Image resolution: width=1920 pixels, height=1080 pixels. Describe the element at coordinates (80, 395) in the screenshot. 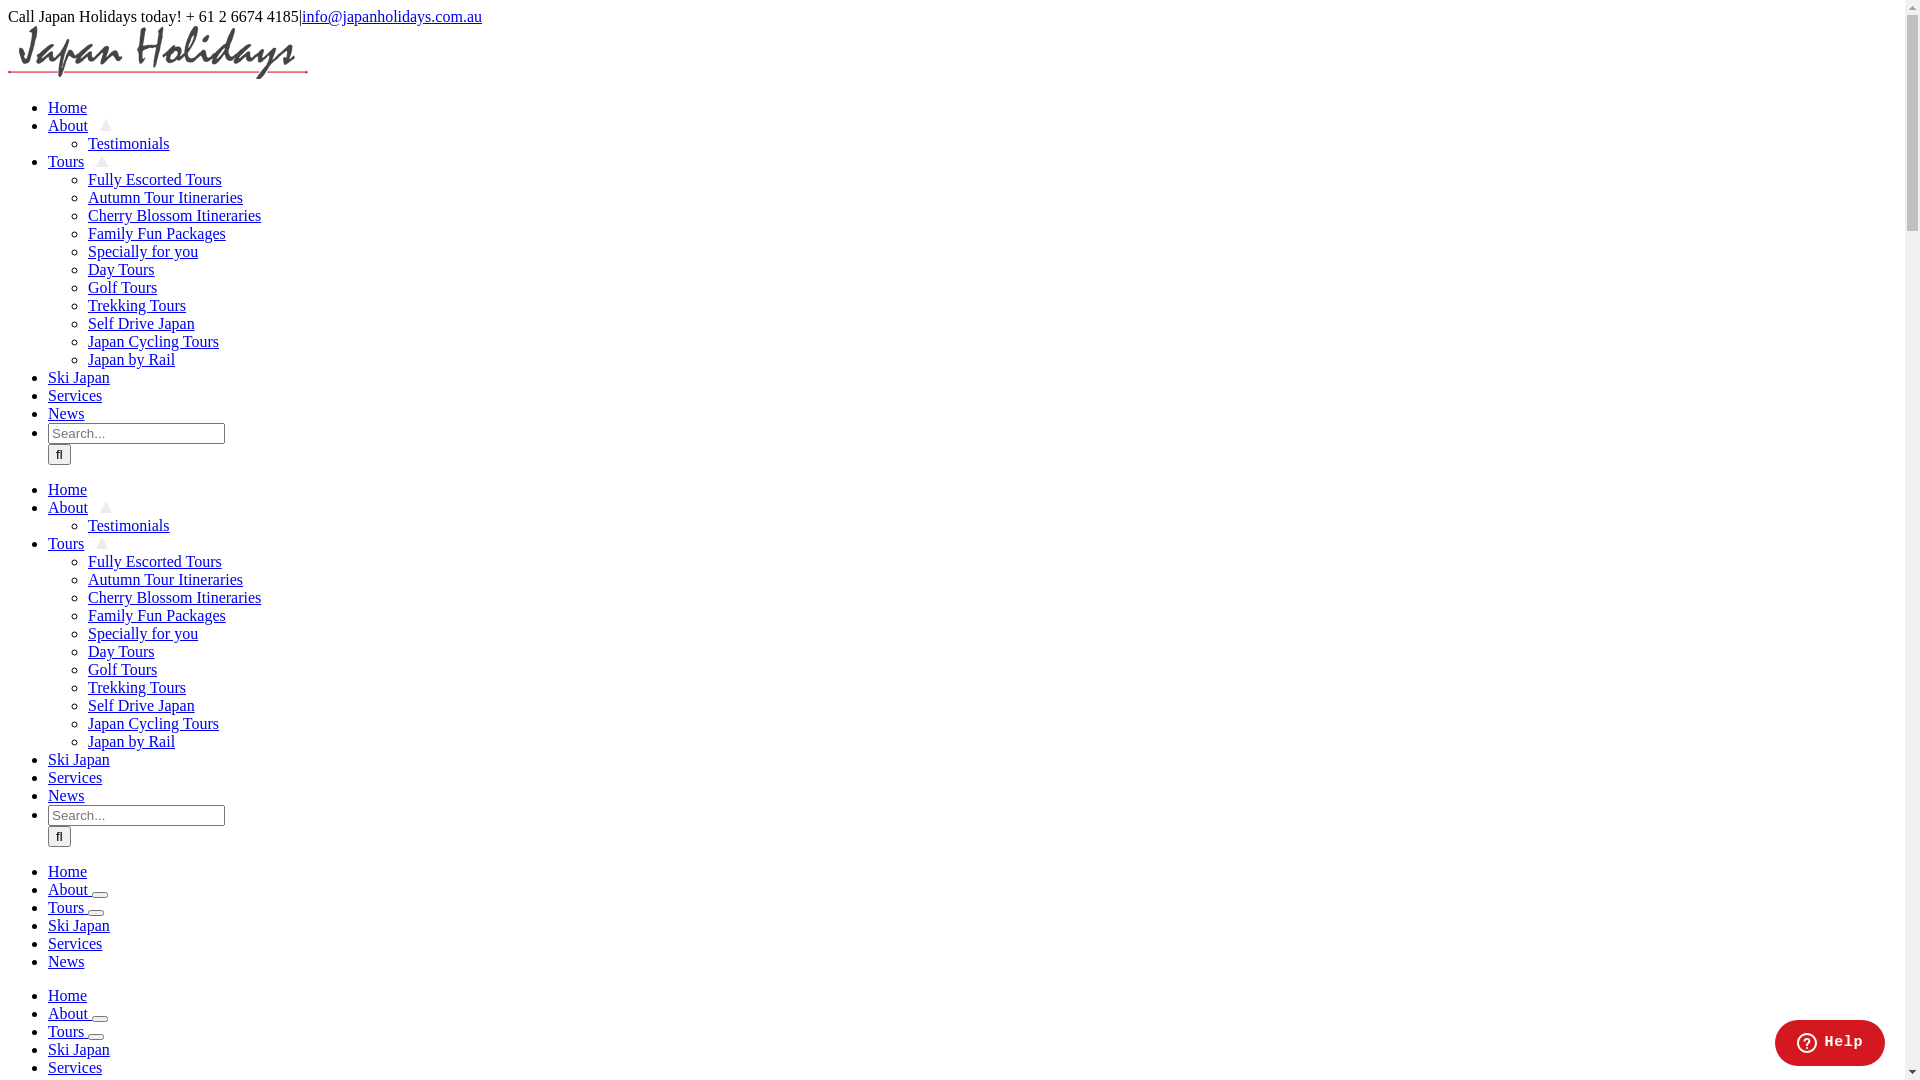

I see `'Services'` at that location.